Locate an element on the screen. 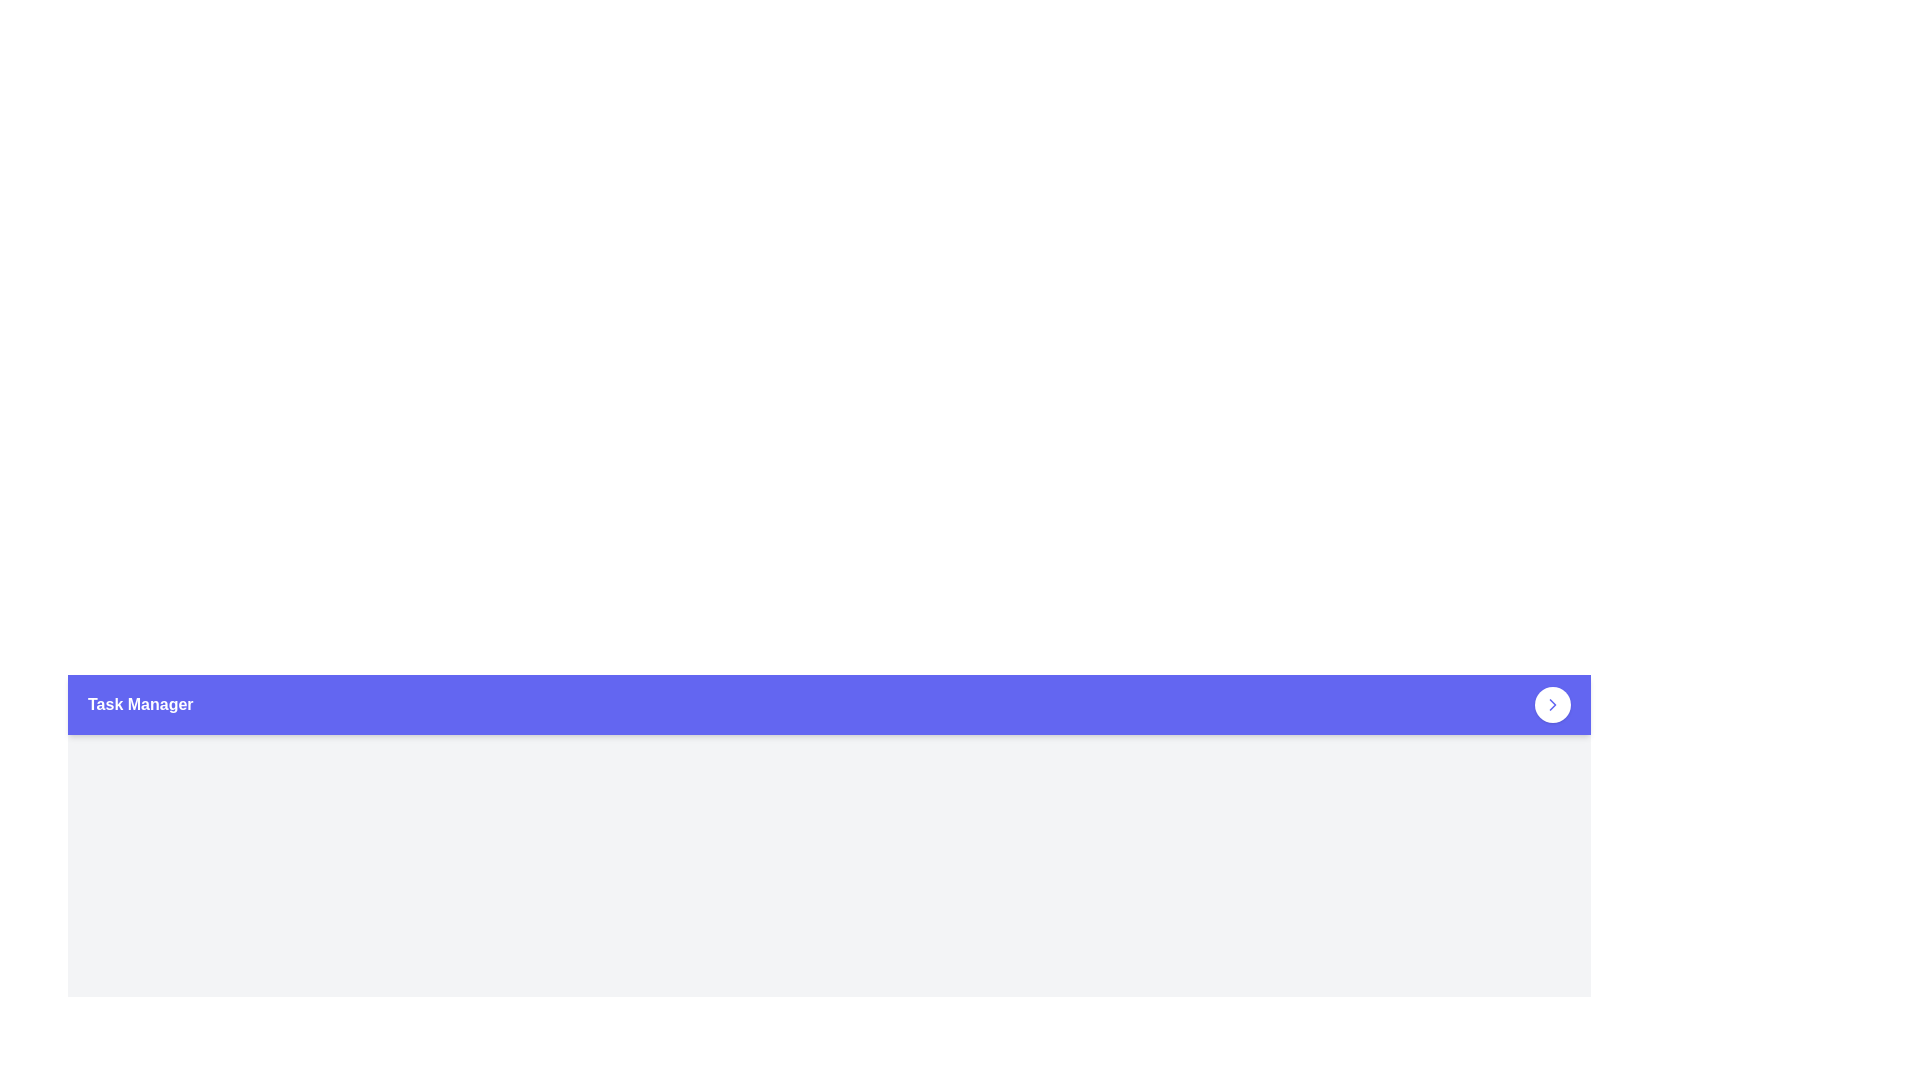  the rightward chevron icon located within a circular button beside the 'Task Manager' header to initiate a navigation action is located at coordinates (1552, 704).